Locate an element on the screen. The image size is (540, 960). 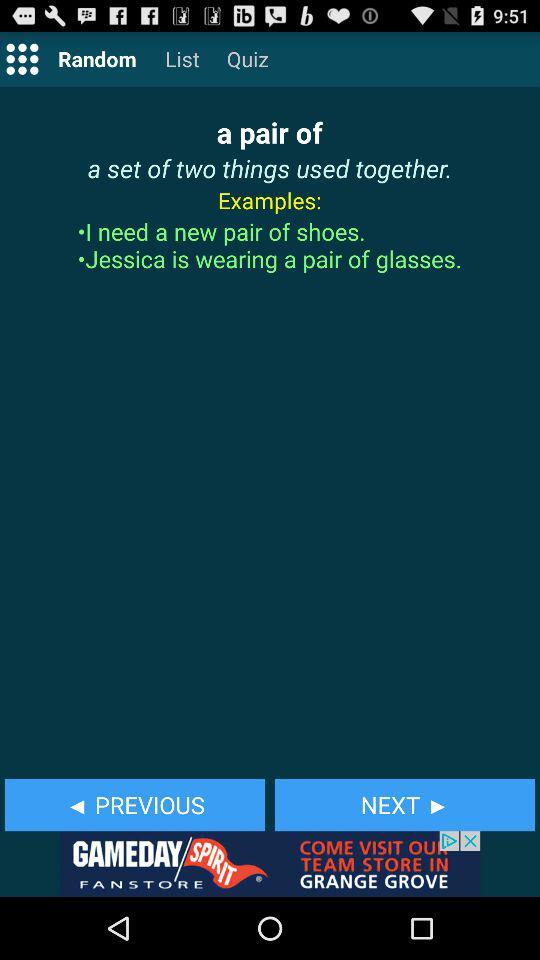
open advertisements is located at coordinates (270, 863).